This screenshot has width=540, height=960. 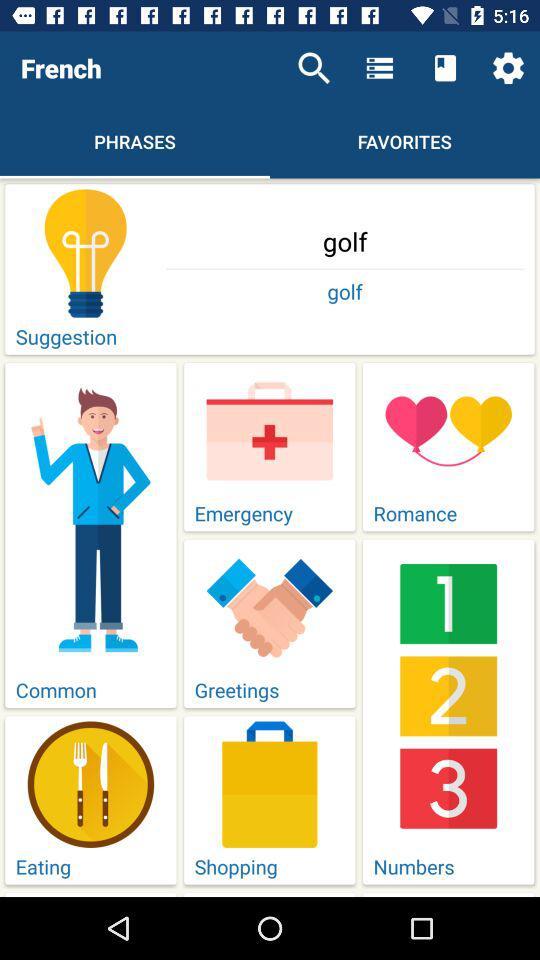 I want to click on button  next to menu, so click(x=445, y=68).